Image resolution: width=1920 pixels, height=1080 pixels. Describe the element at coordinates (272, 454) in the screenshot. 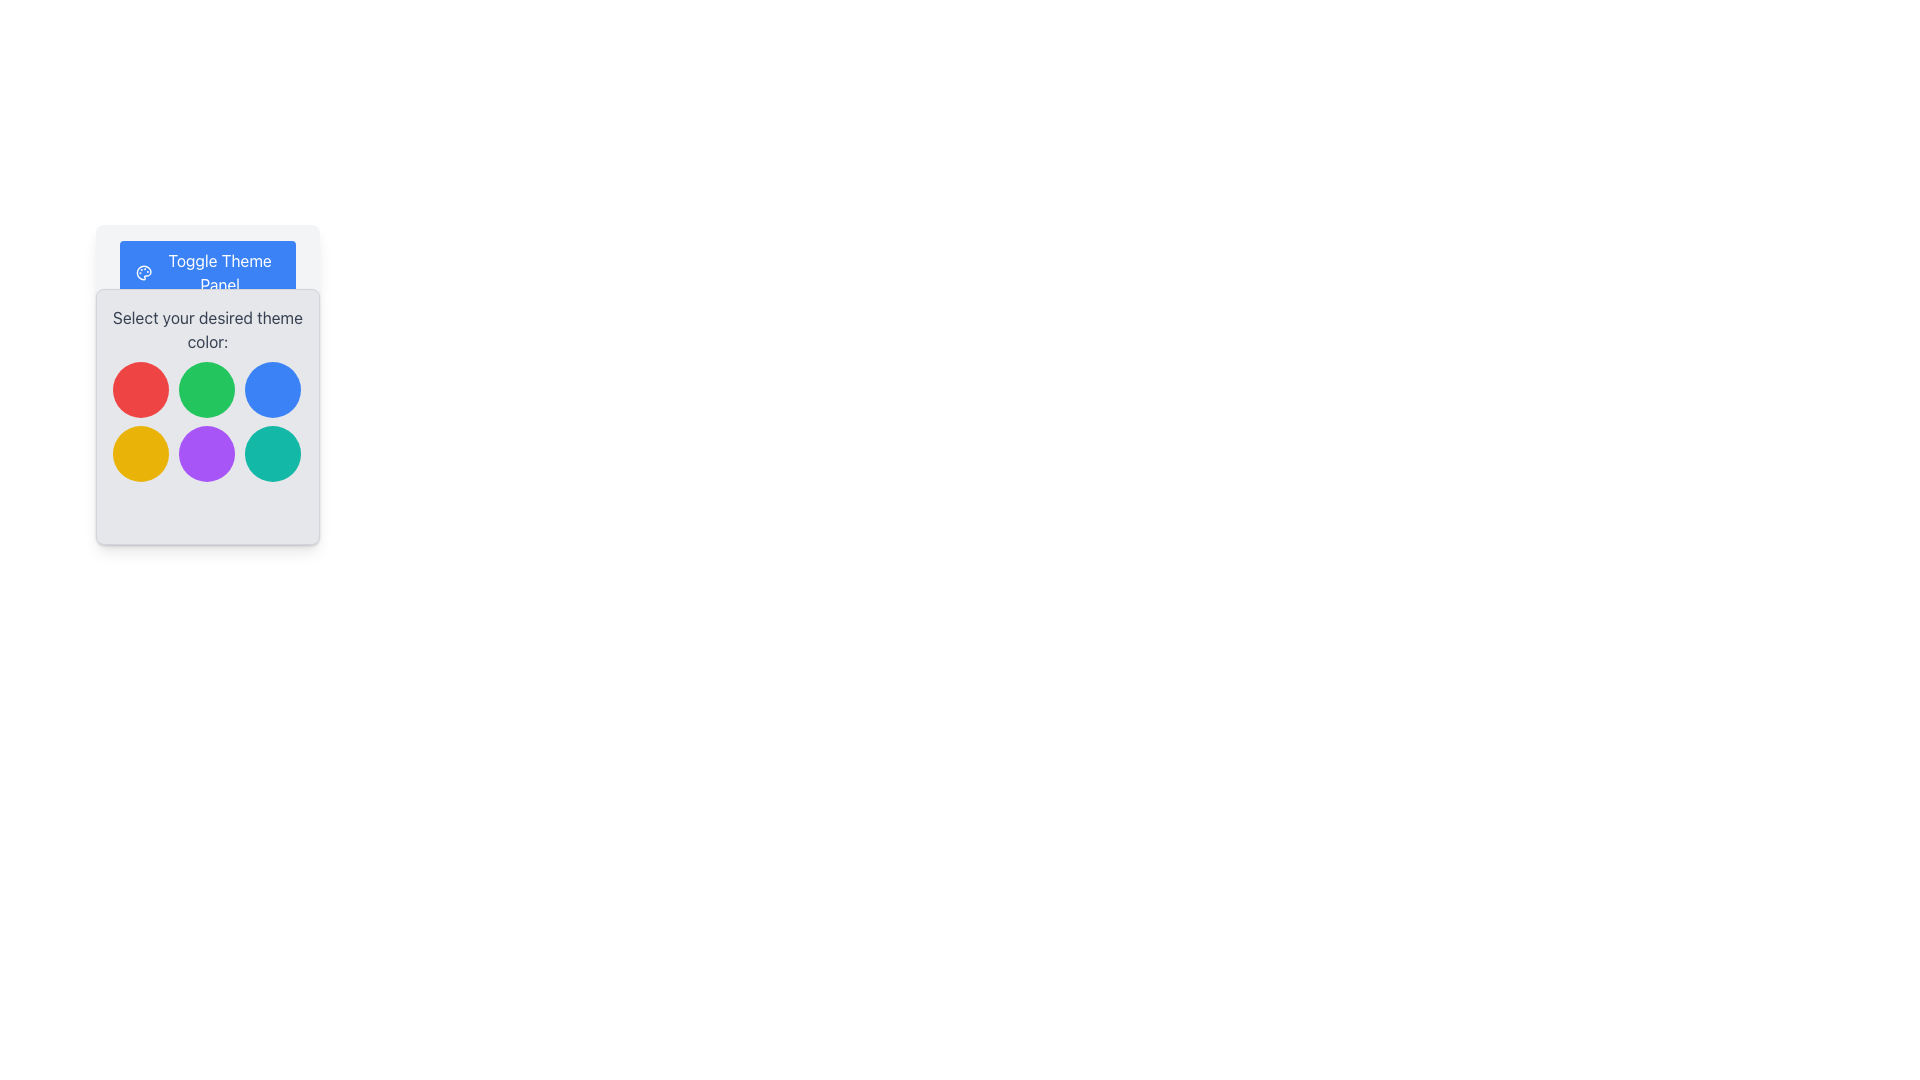

I see `the sixth button in the 3x2 grid layout located in the bottom-right corner` at that location.